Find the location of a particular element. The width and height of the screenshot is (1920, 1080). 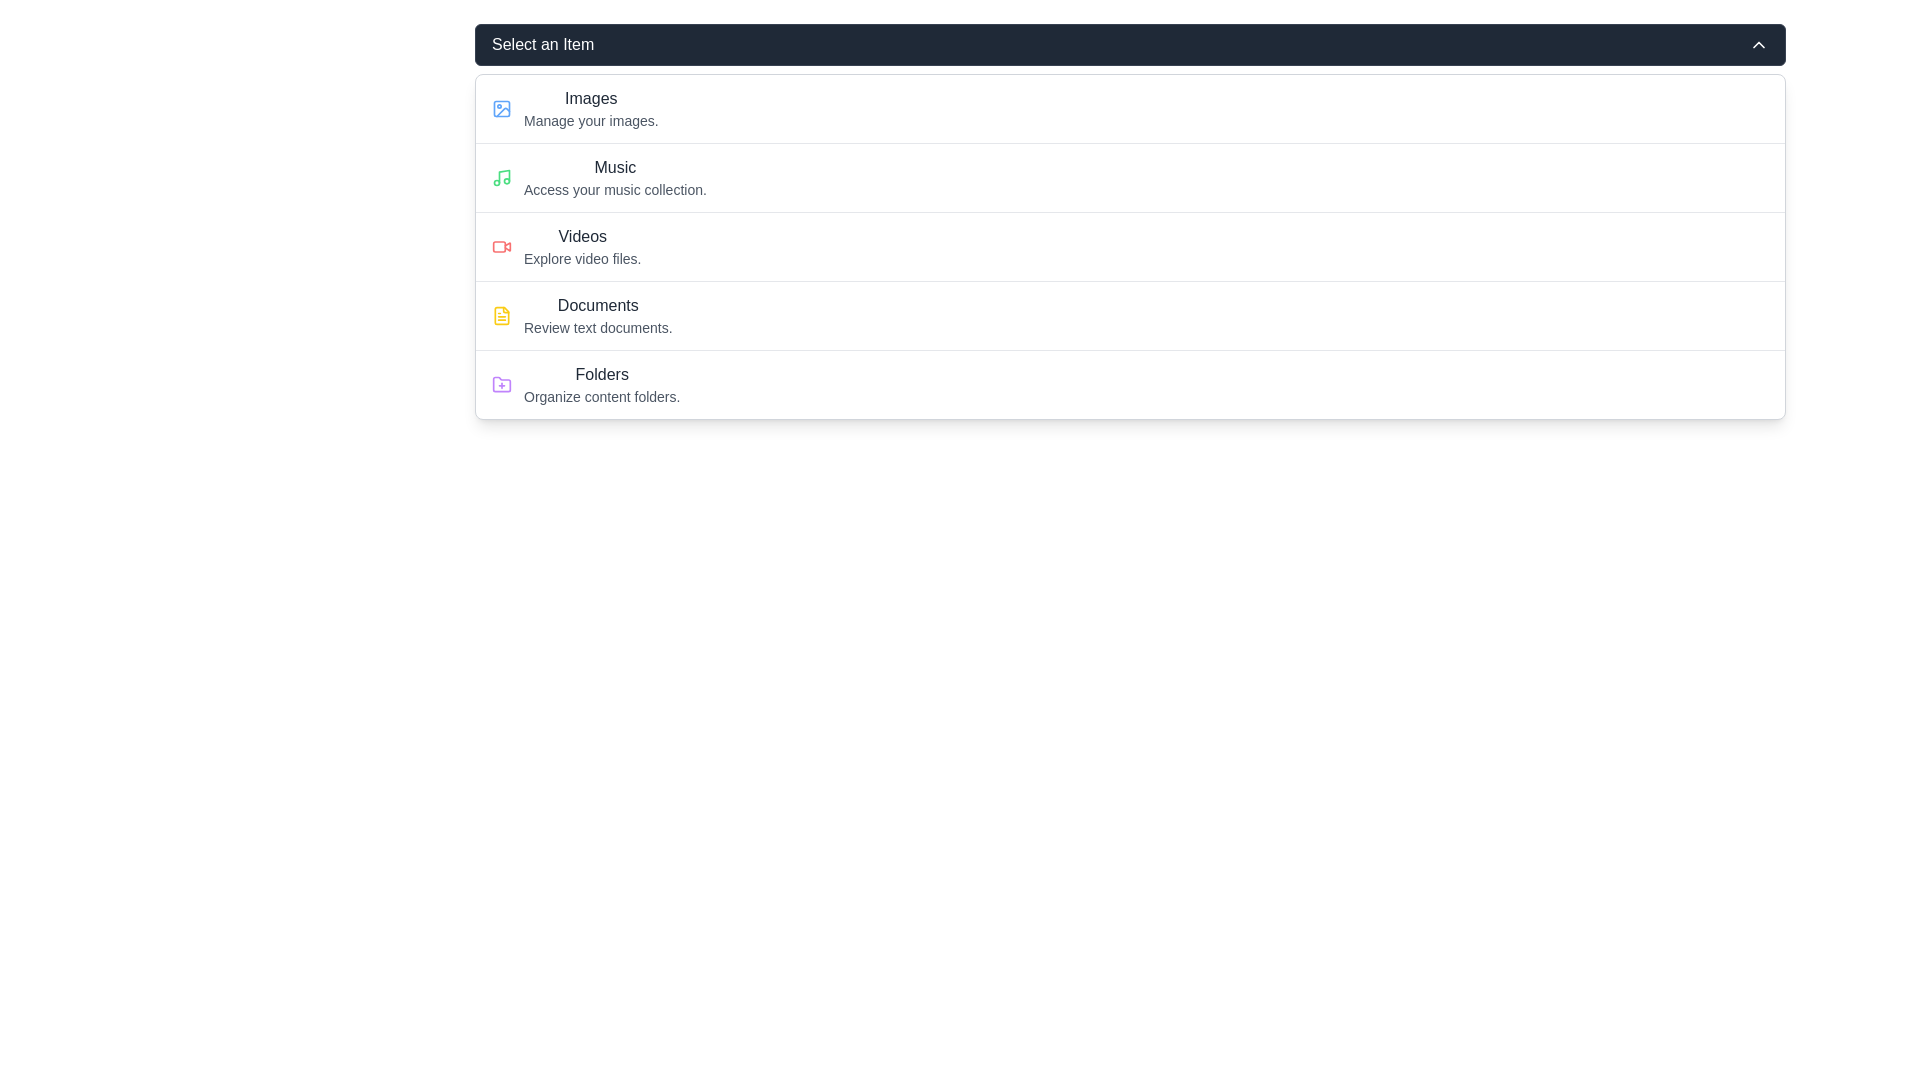

the purple folder icon with a plus sign located on the far left of the 'Folders' entry is located at coordinates (502, 385).